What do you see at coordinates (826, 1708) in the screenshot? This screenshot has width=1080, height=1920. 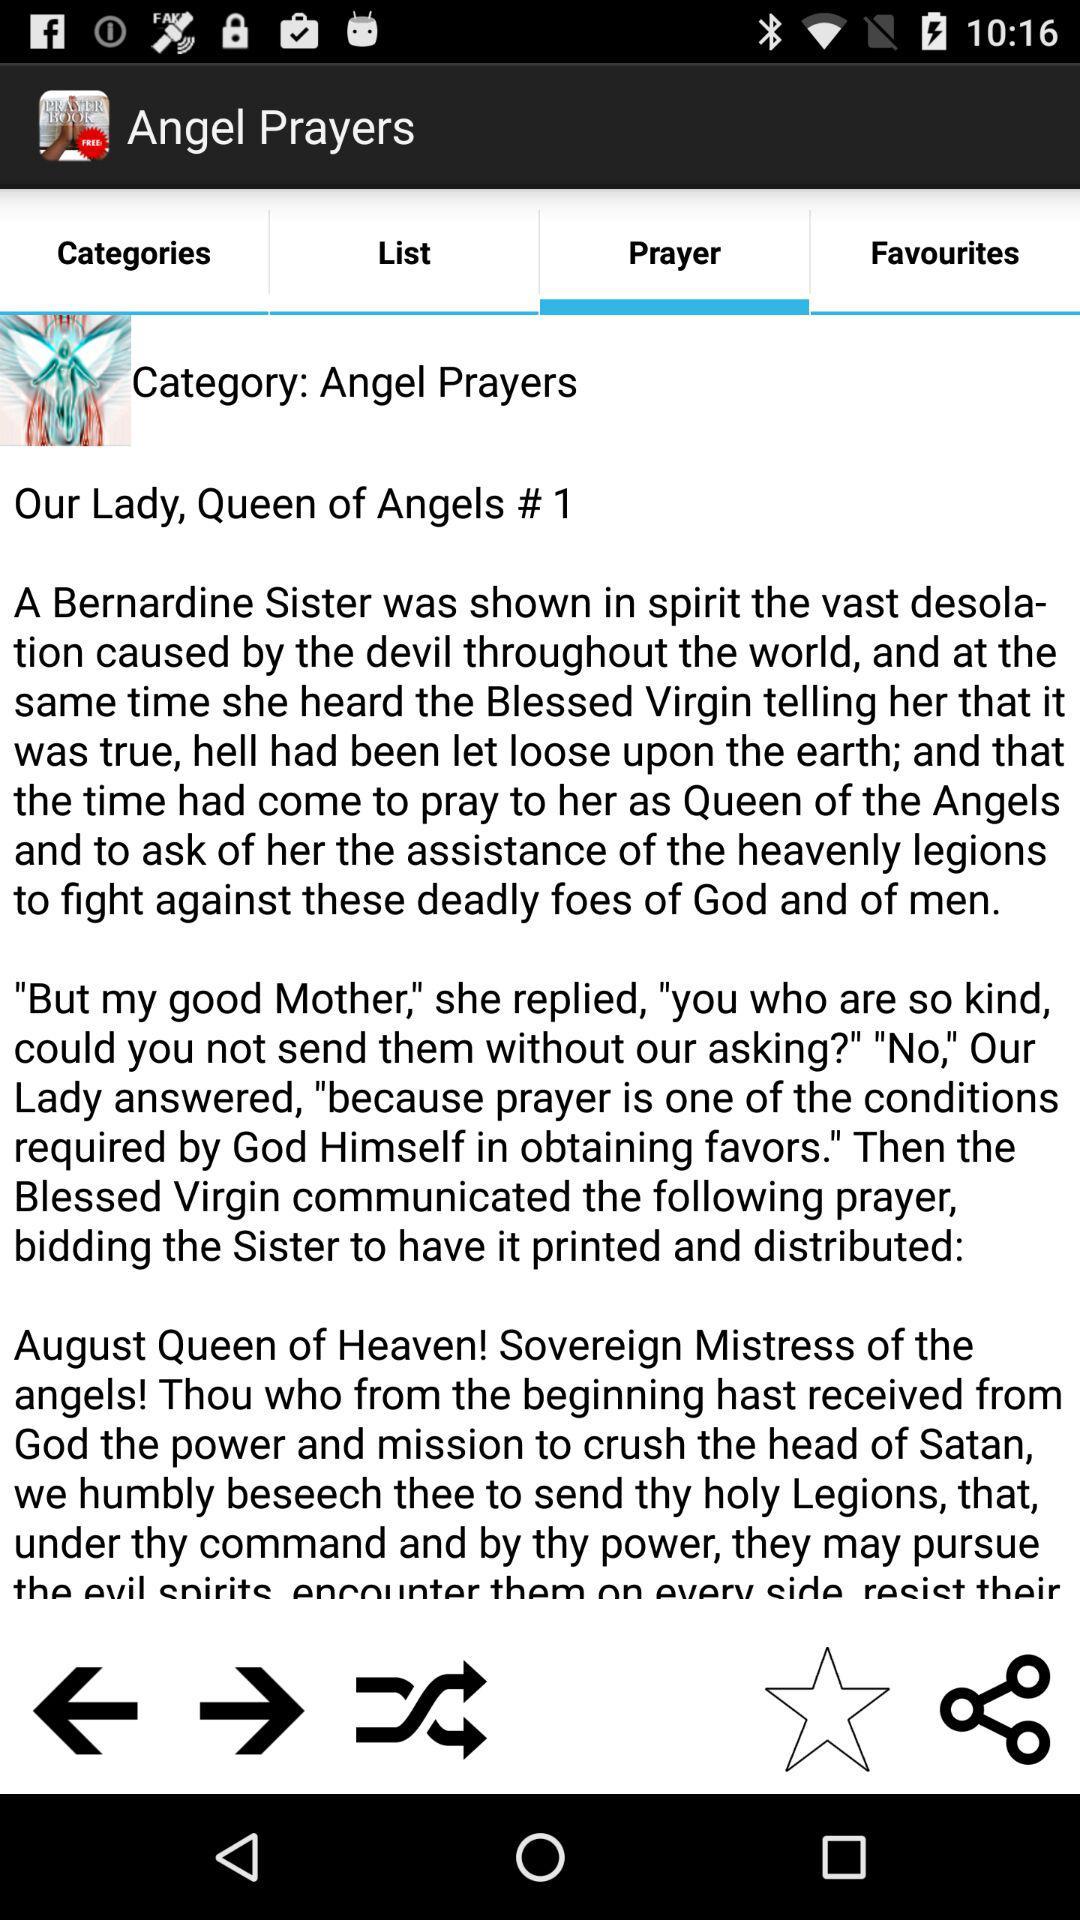 I see `favorite` at bounding box center [826, 1708].